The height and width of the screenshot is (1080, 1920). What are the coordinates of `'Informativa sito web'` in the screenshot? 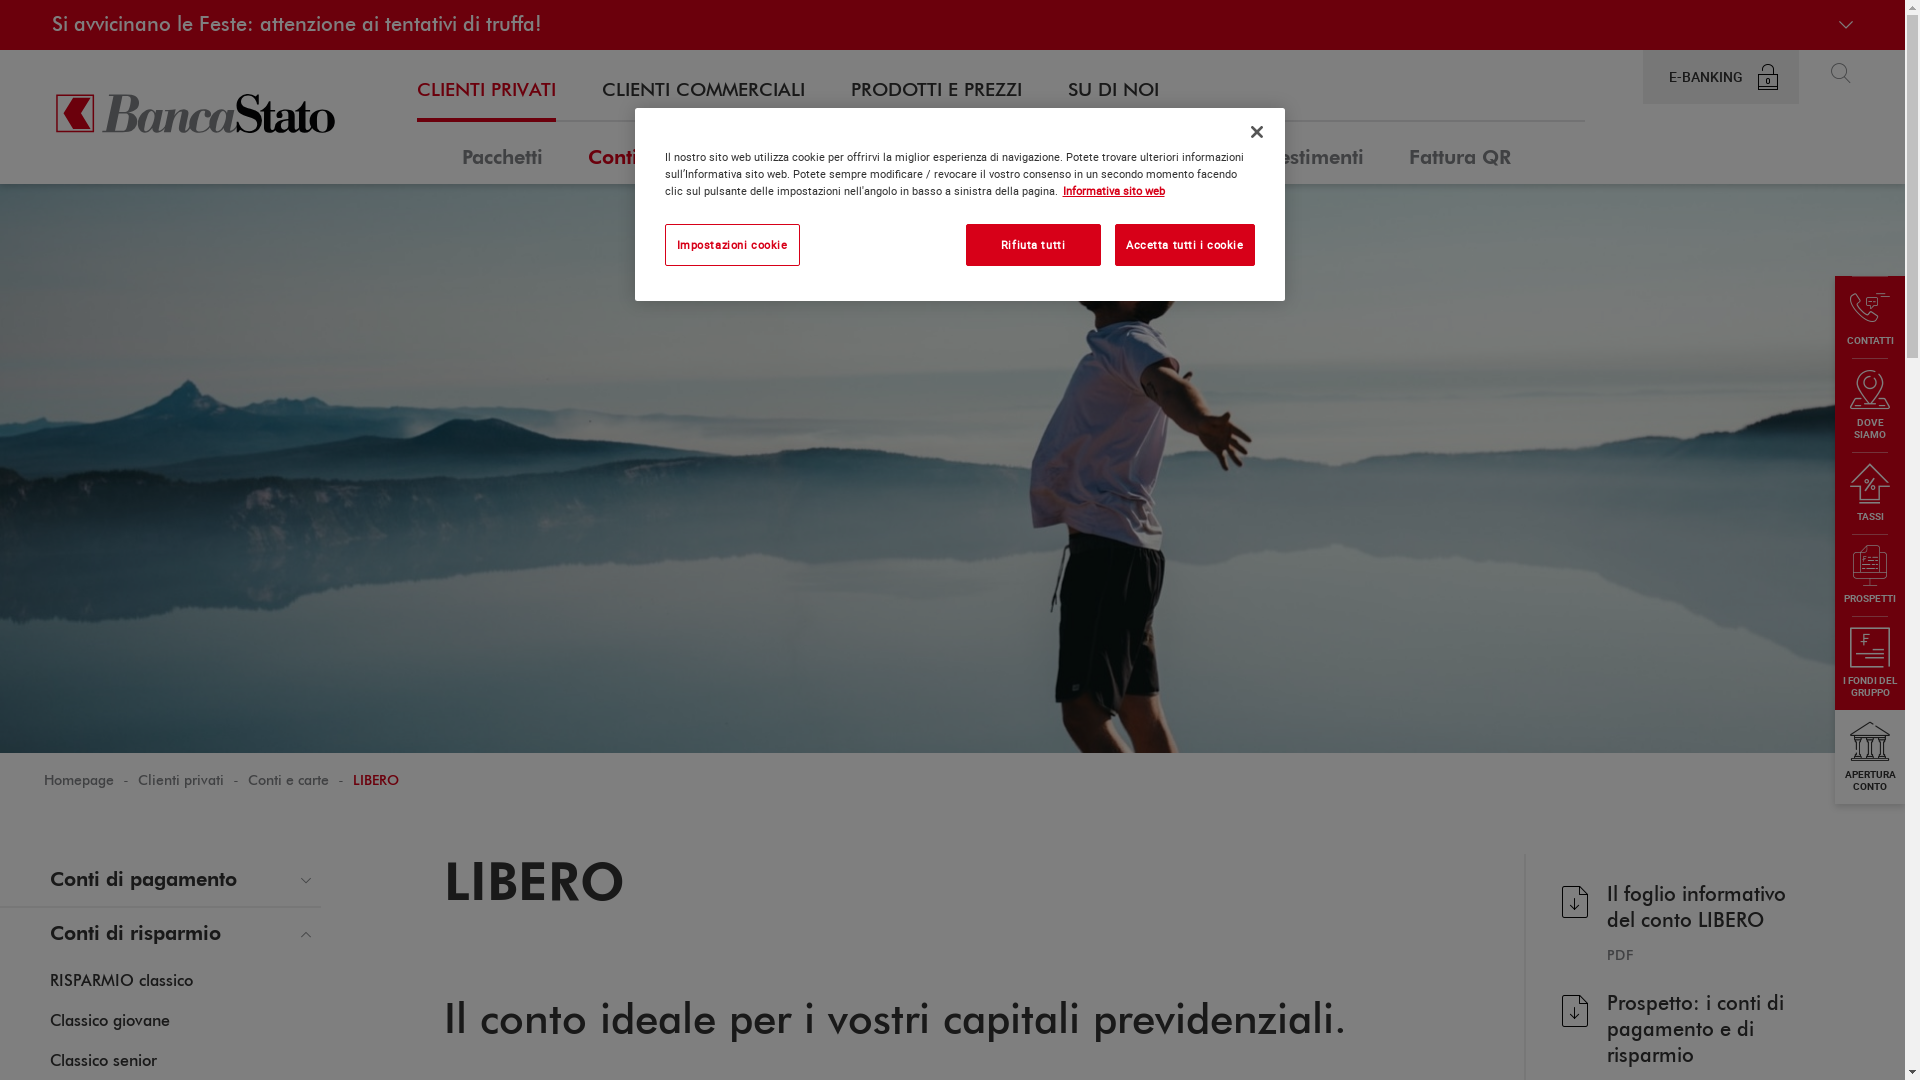 It's located at (1112, 190).